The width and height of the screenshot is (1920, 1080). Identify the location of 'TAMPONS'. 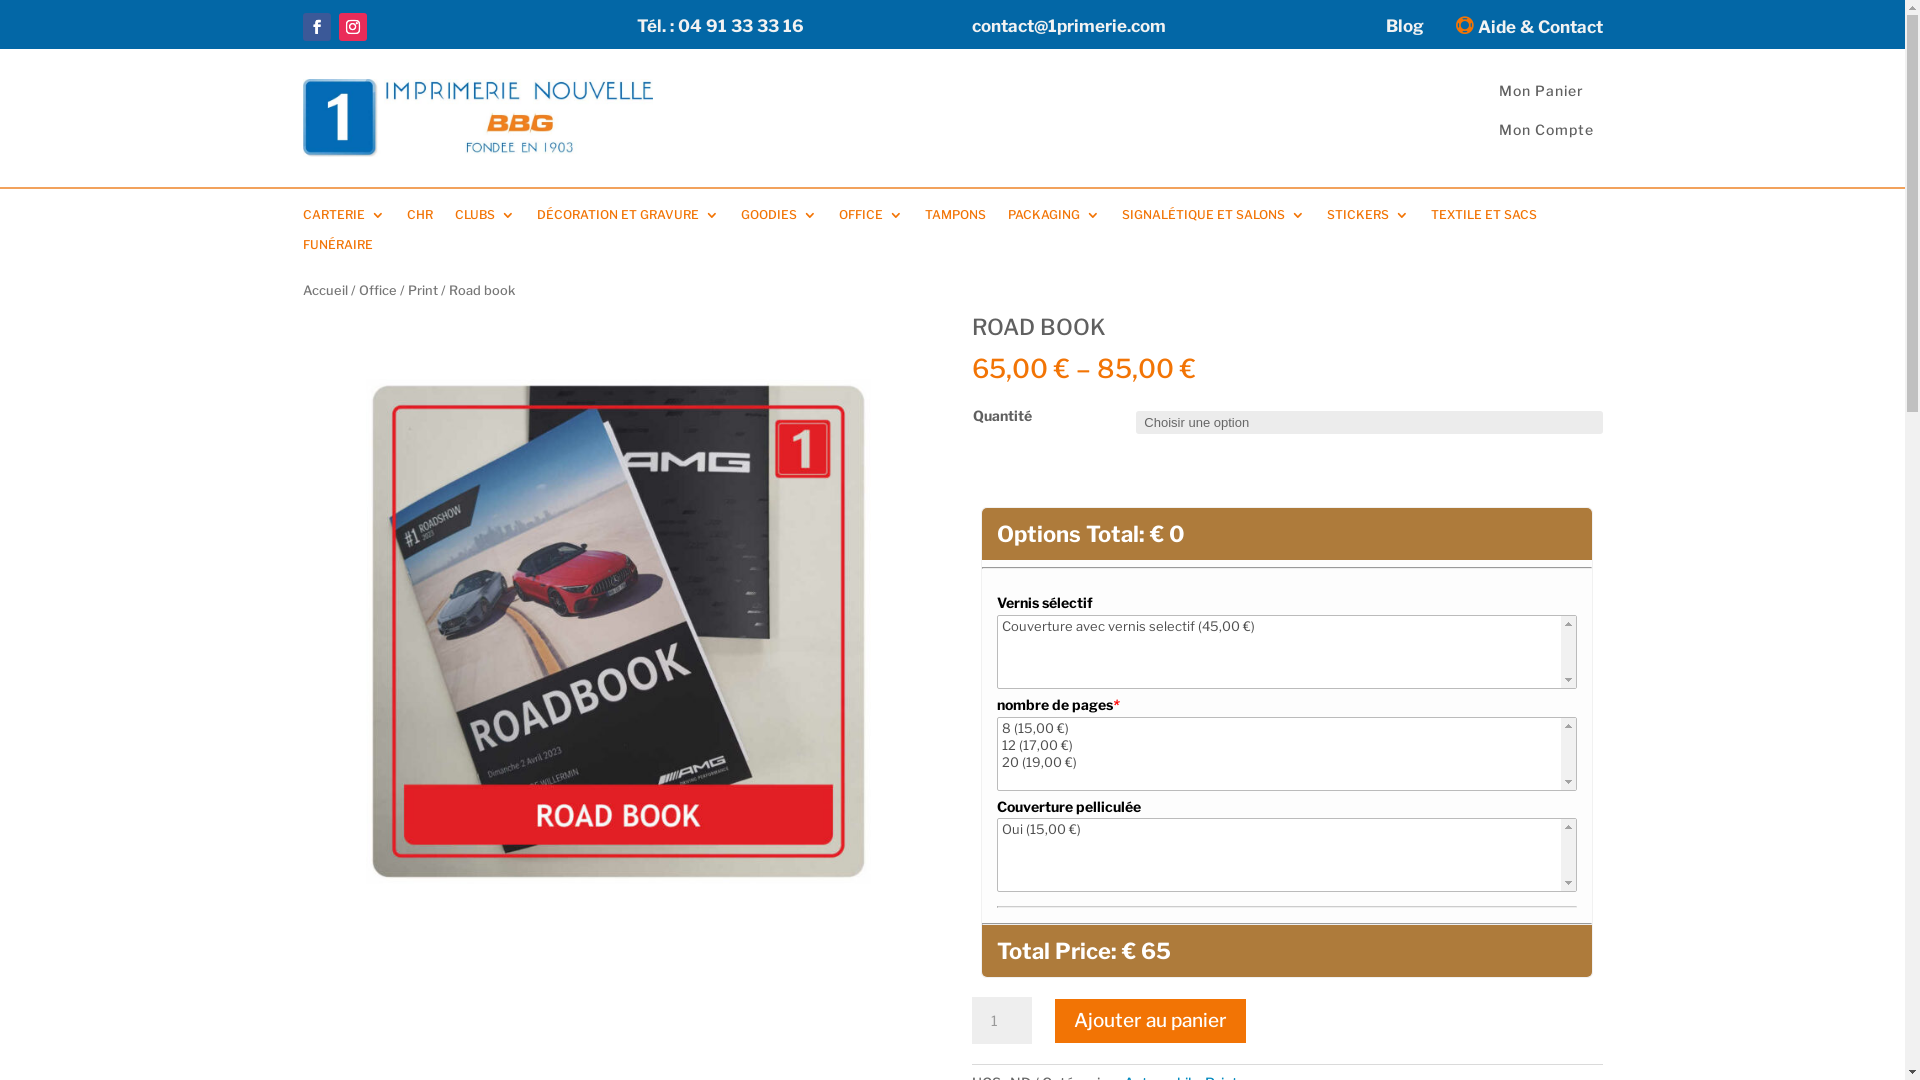
(953, 219).